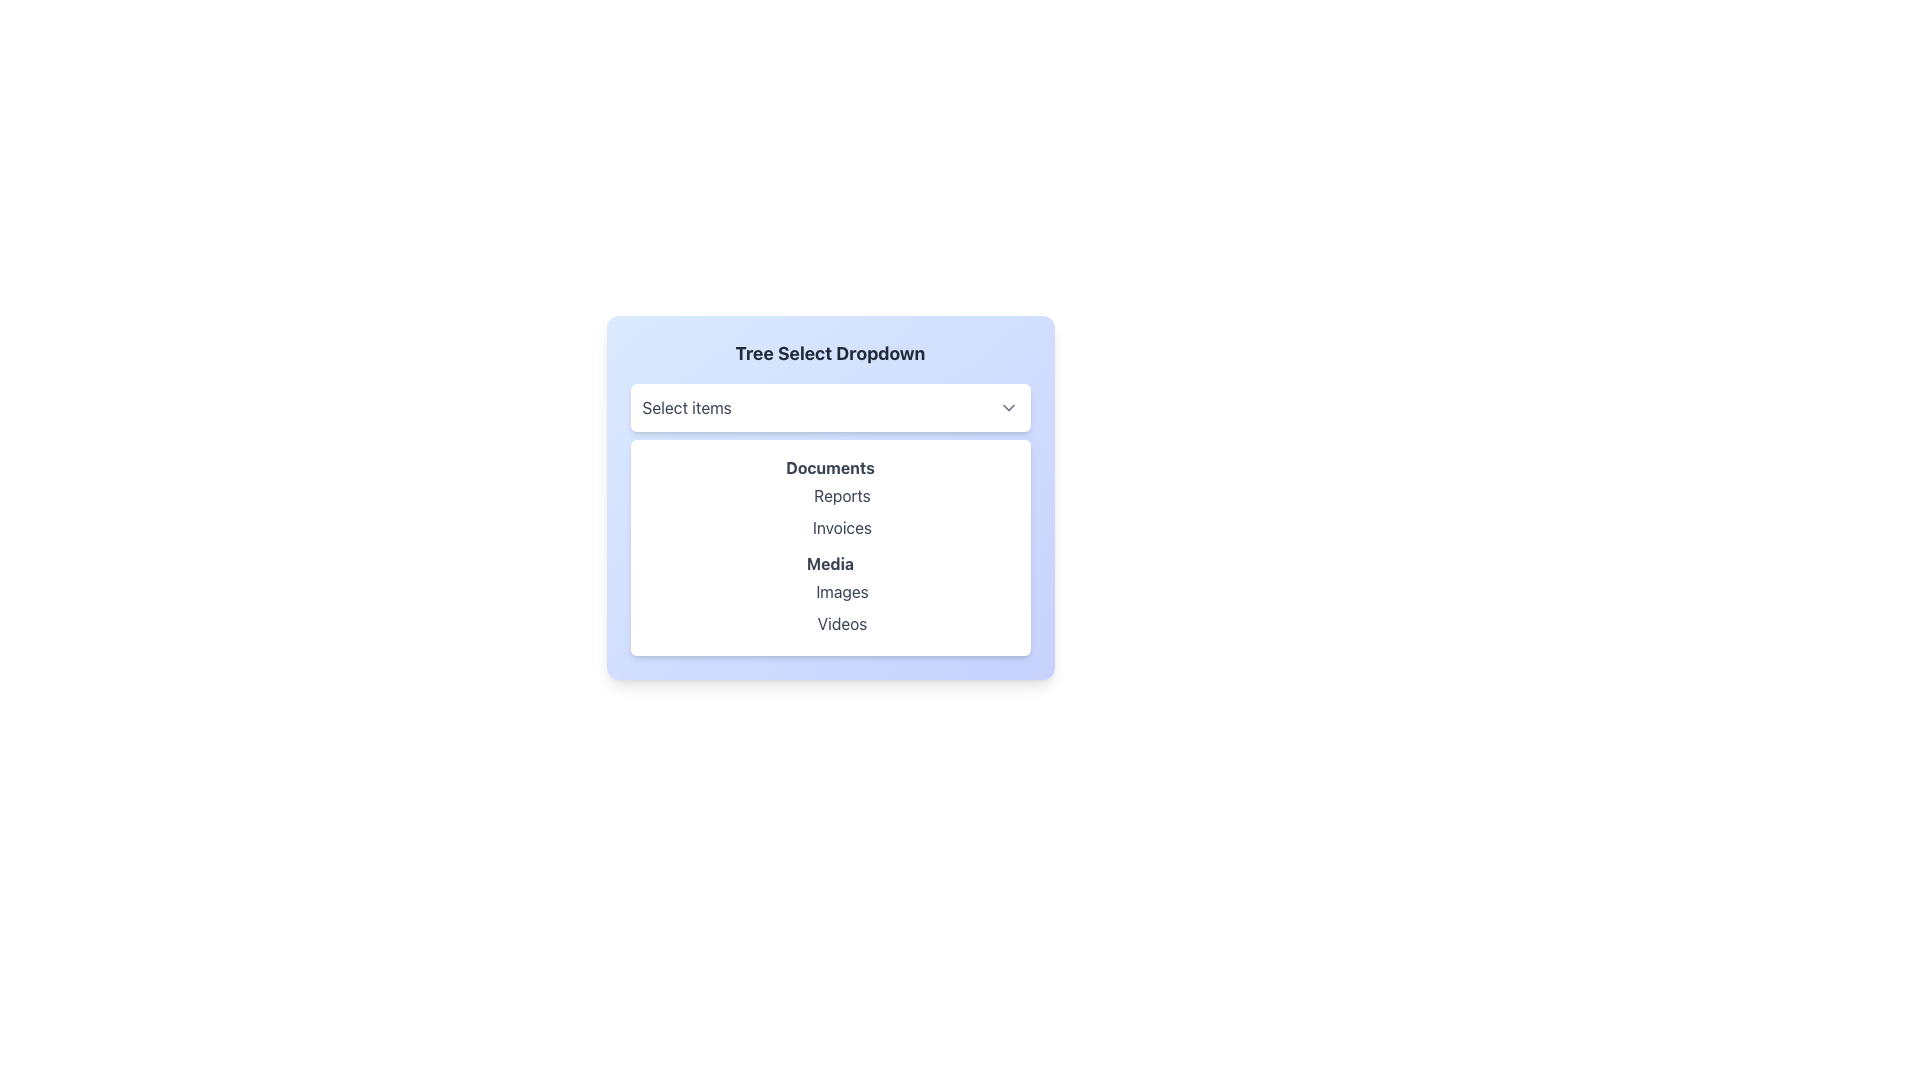 This screenshot has width=1920, height=1080. Describe the element at coordinates (838, 623) in the screenshot. I see `the 'Videos' text label within the selectable list item located in the 'Media' dropdown section` at that location.